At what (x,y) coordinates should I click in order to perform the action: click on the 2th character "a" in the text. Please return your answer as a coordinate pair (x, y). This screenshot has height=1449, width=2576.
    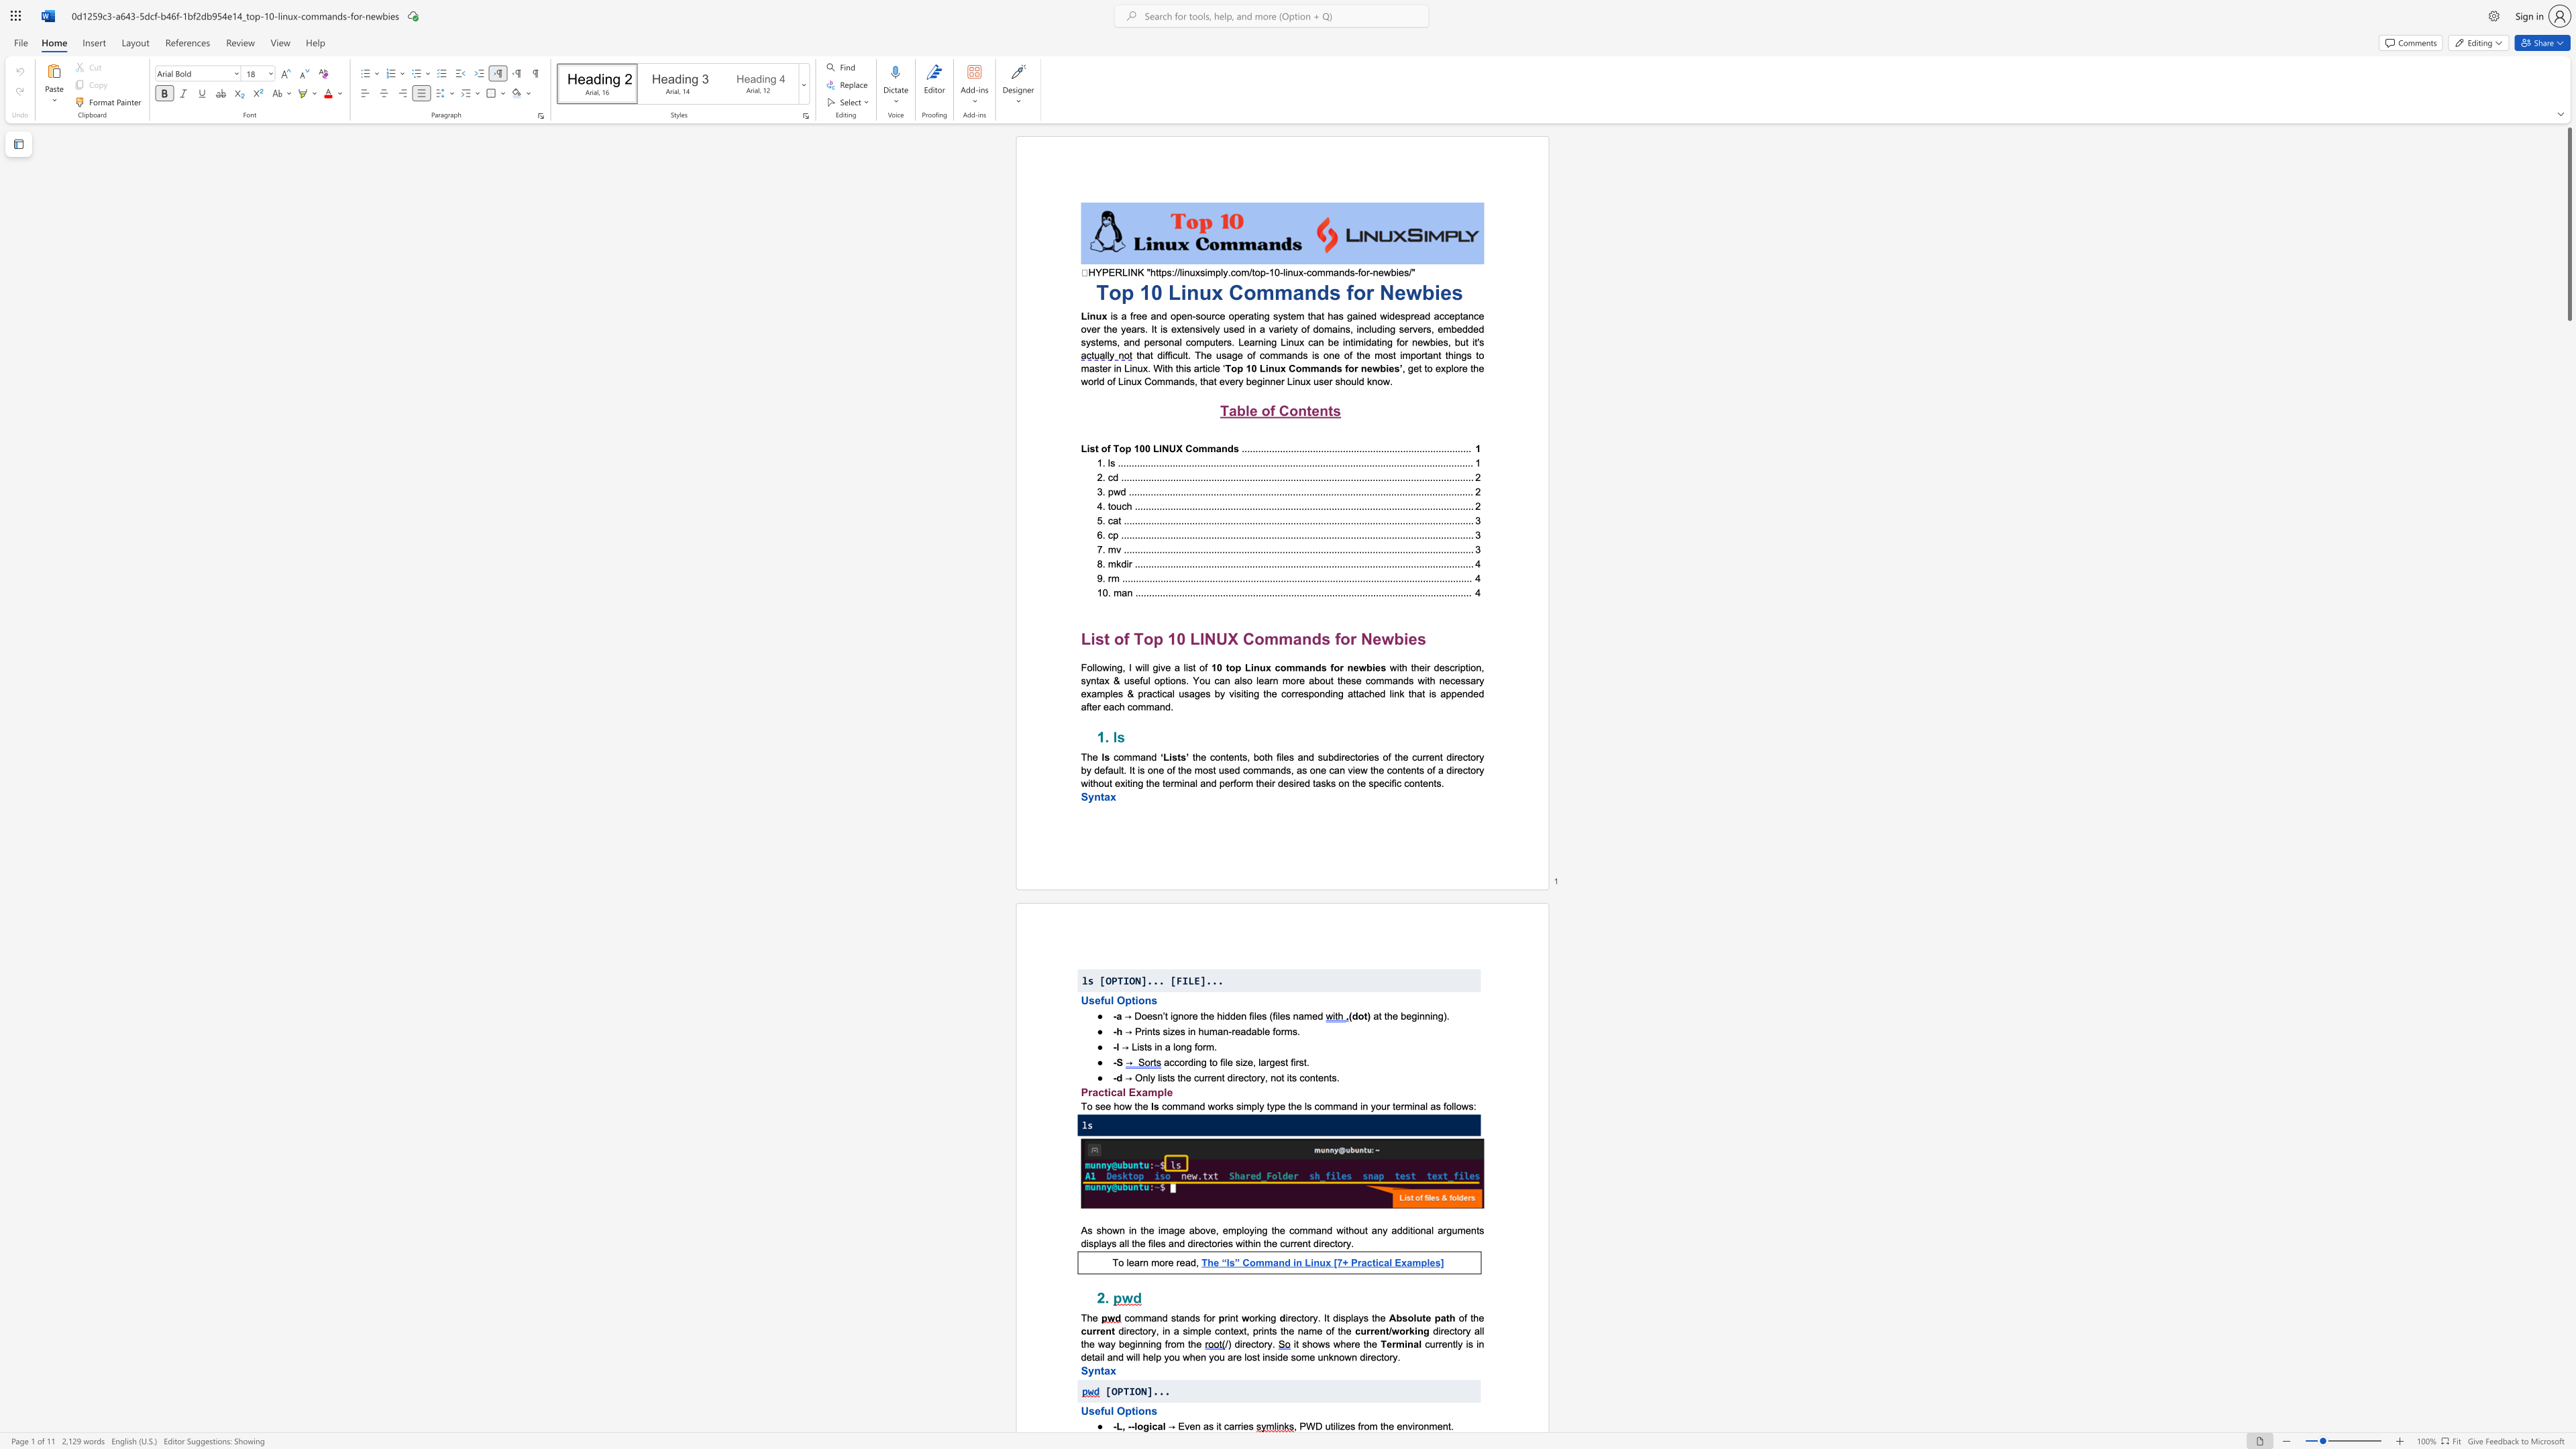
    Looking at the image, I should click on (1428, 1230).